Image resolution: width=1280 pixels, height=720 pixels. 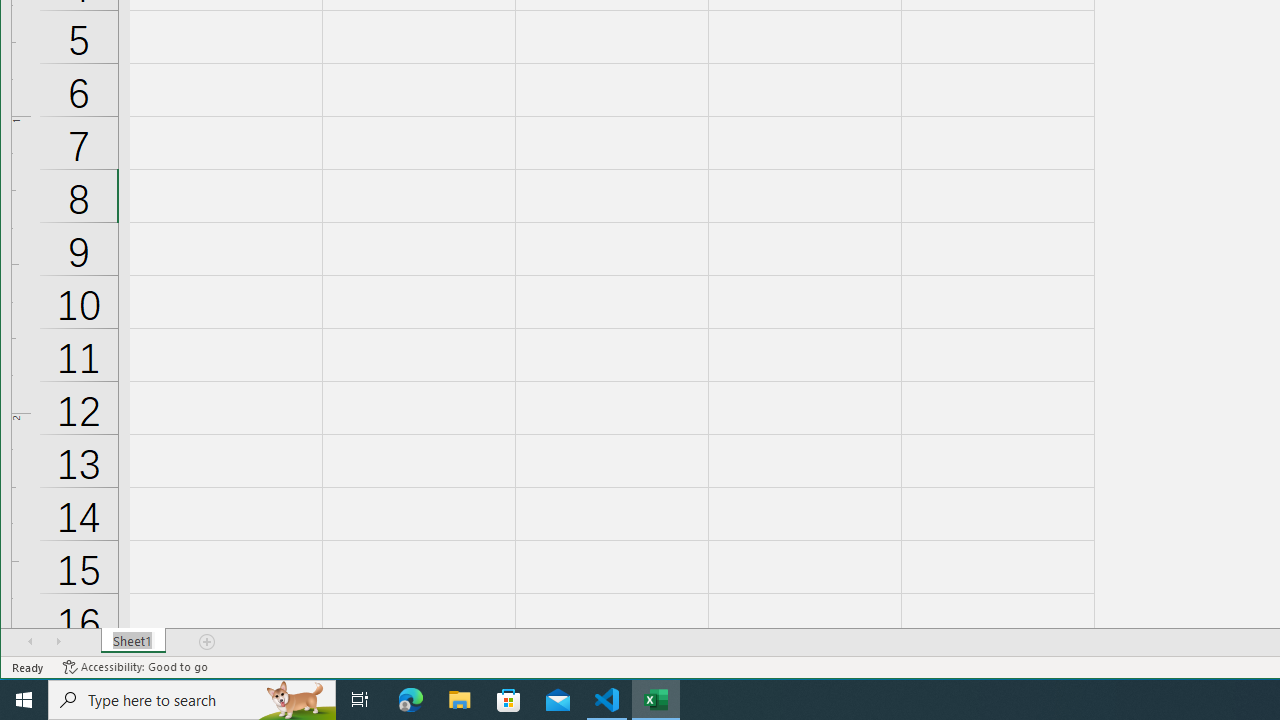 I want to click on 'Visual Studio Code - 1 running window', so click(x=606, y=698).